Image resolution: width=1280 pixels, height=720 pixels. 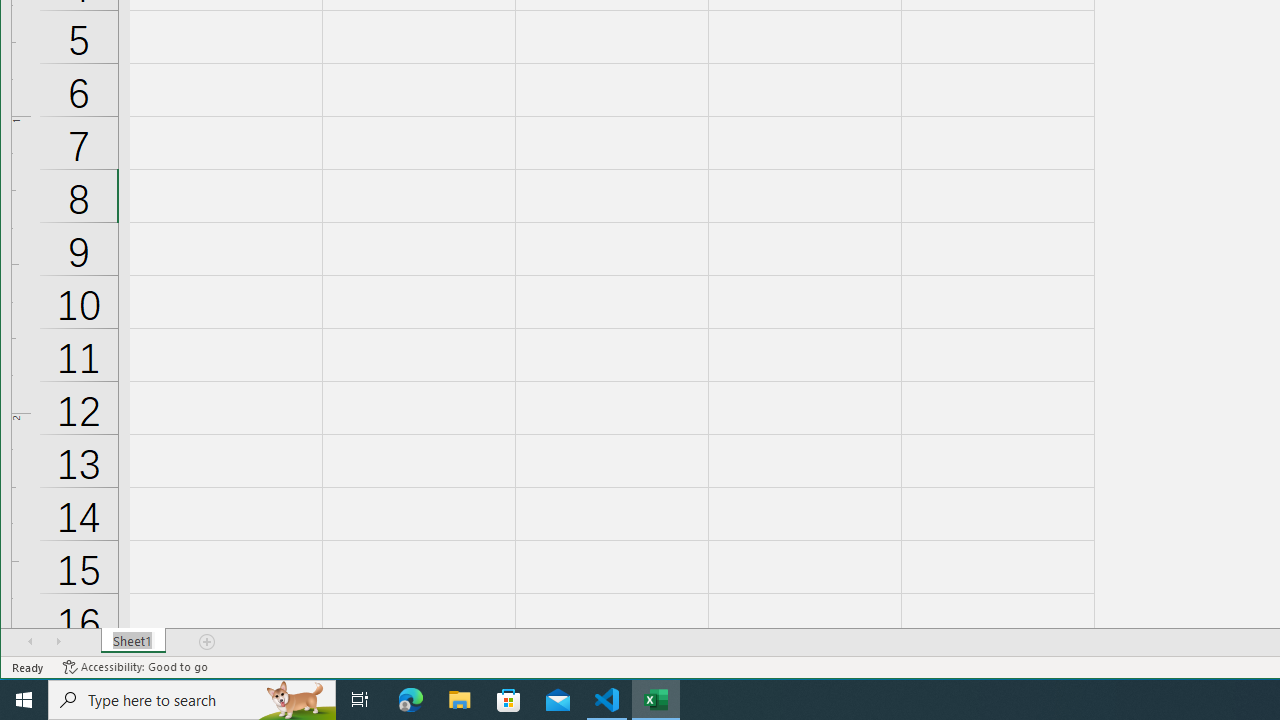 I want to click on 'Visual Studio Code - 1 running window', so click(x=606, y=698).